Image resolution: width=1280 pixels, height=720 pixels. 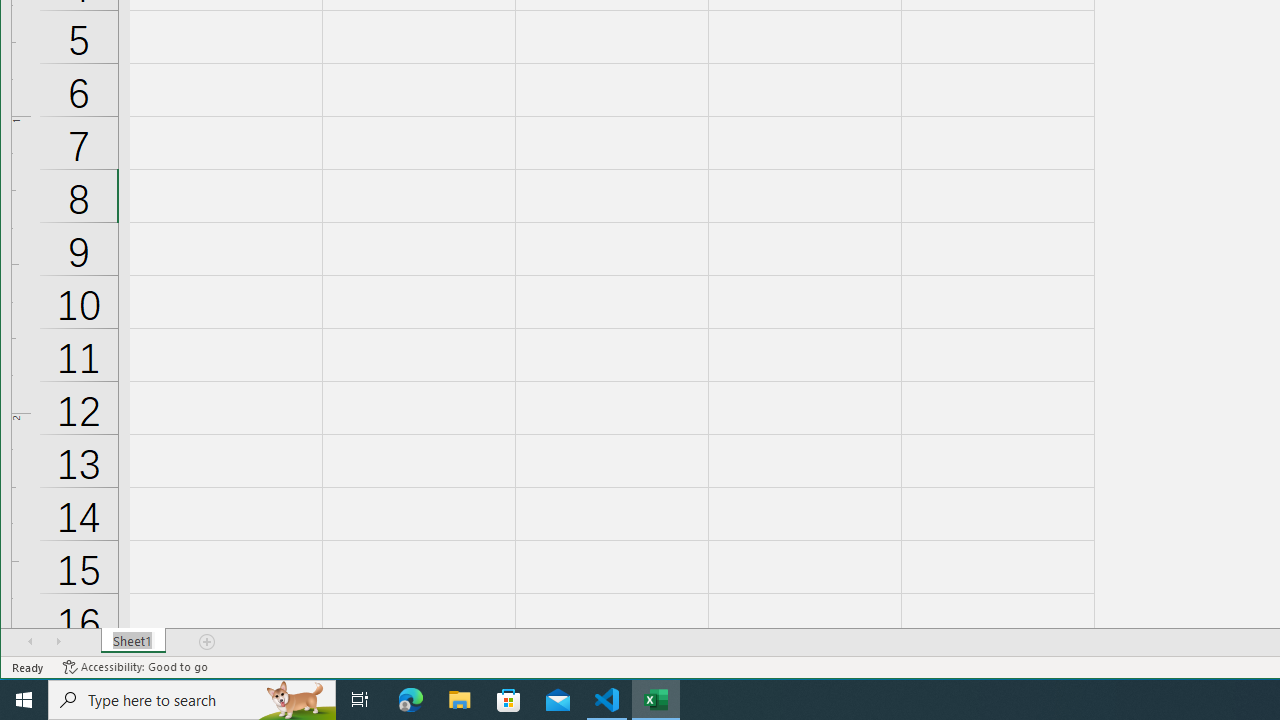 I want to click on 'Visual Studio Code - 1 running window', so click(x=606, y=698).